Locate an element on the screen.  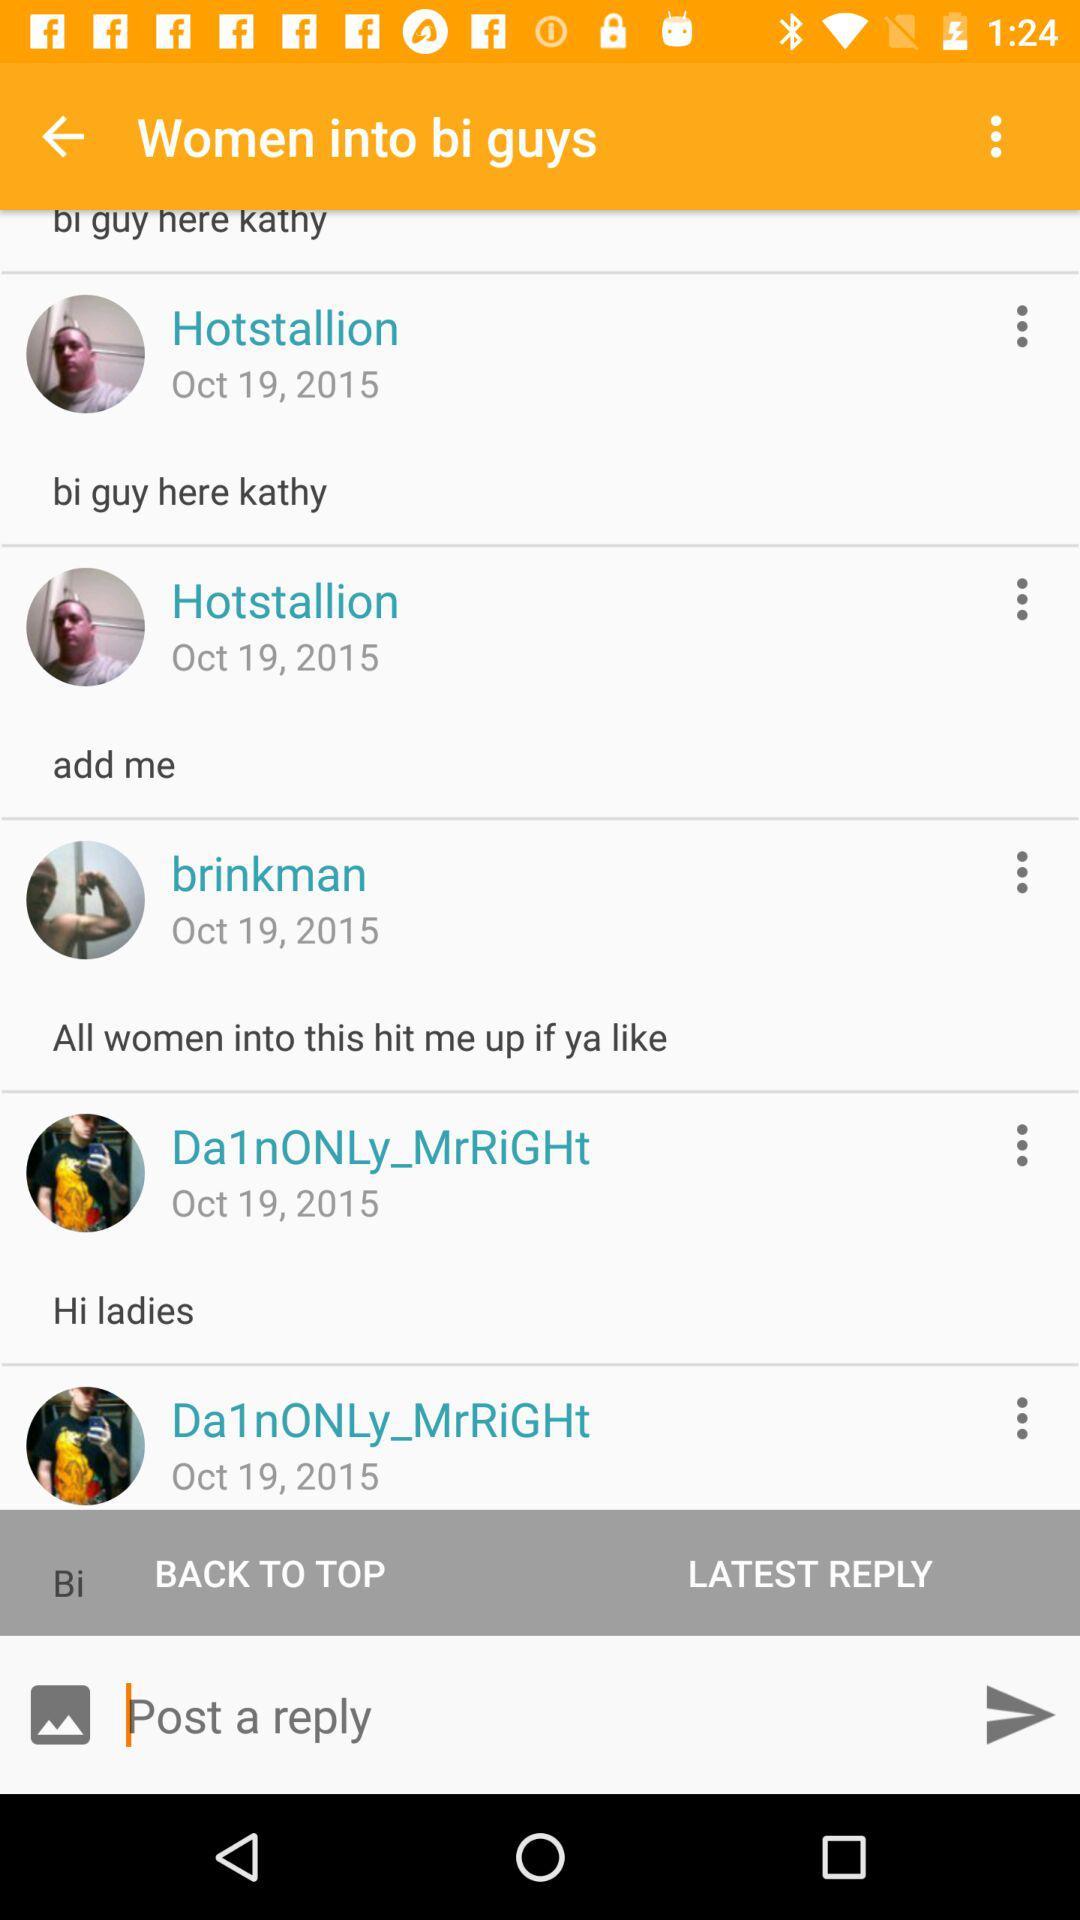
item to the left of latest reply item is located at coordinates (270, 1571).